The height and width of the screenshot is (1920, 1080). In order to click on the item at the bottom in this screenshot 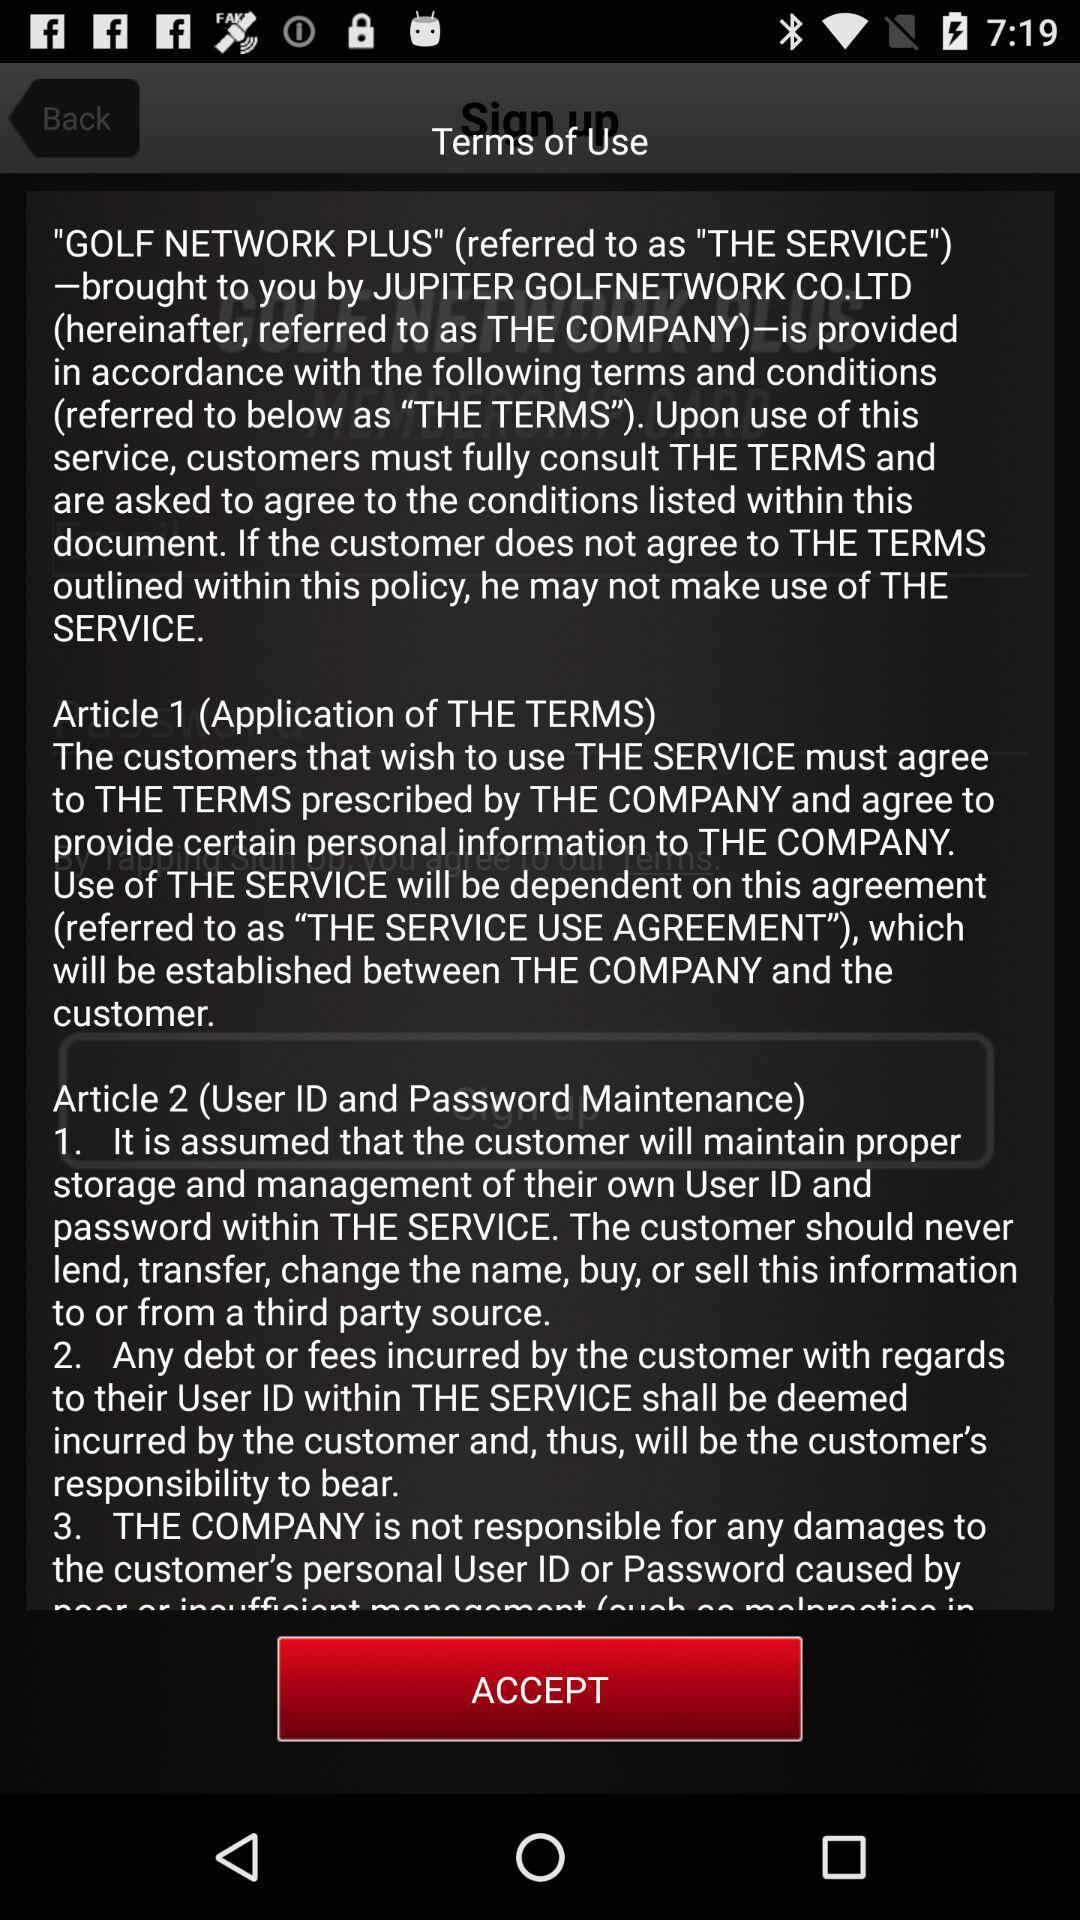, I will do `click(540, 1688)`.